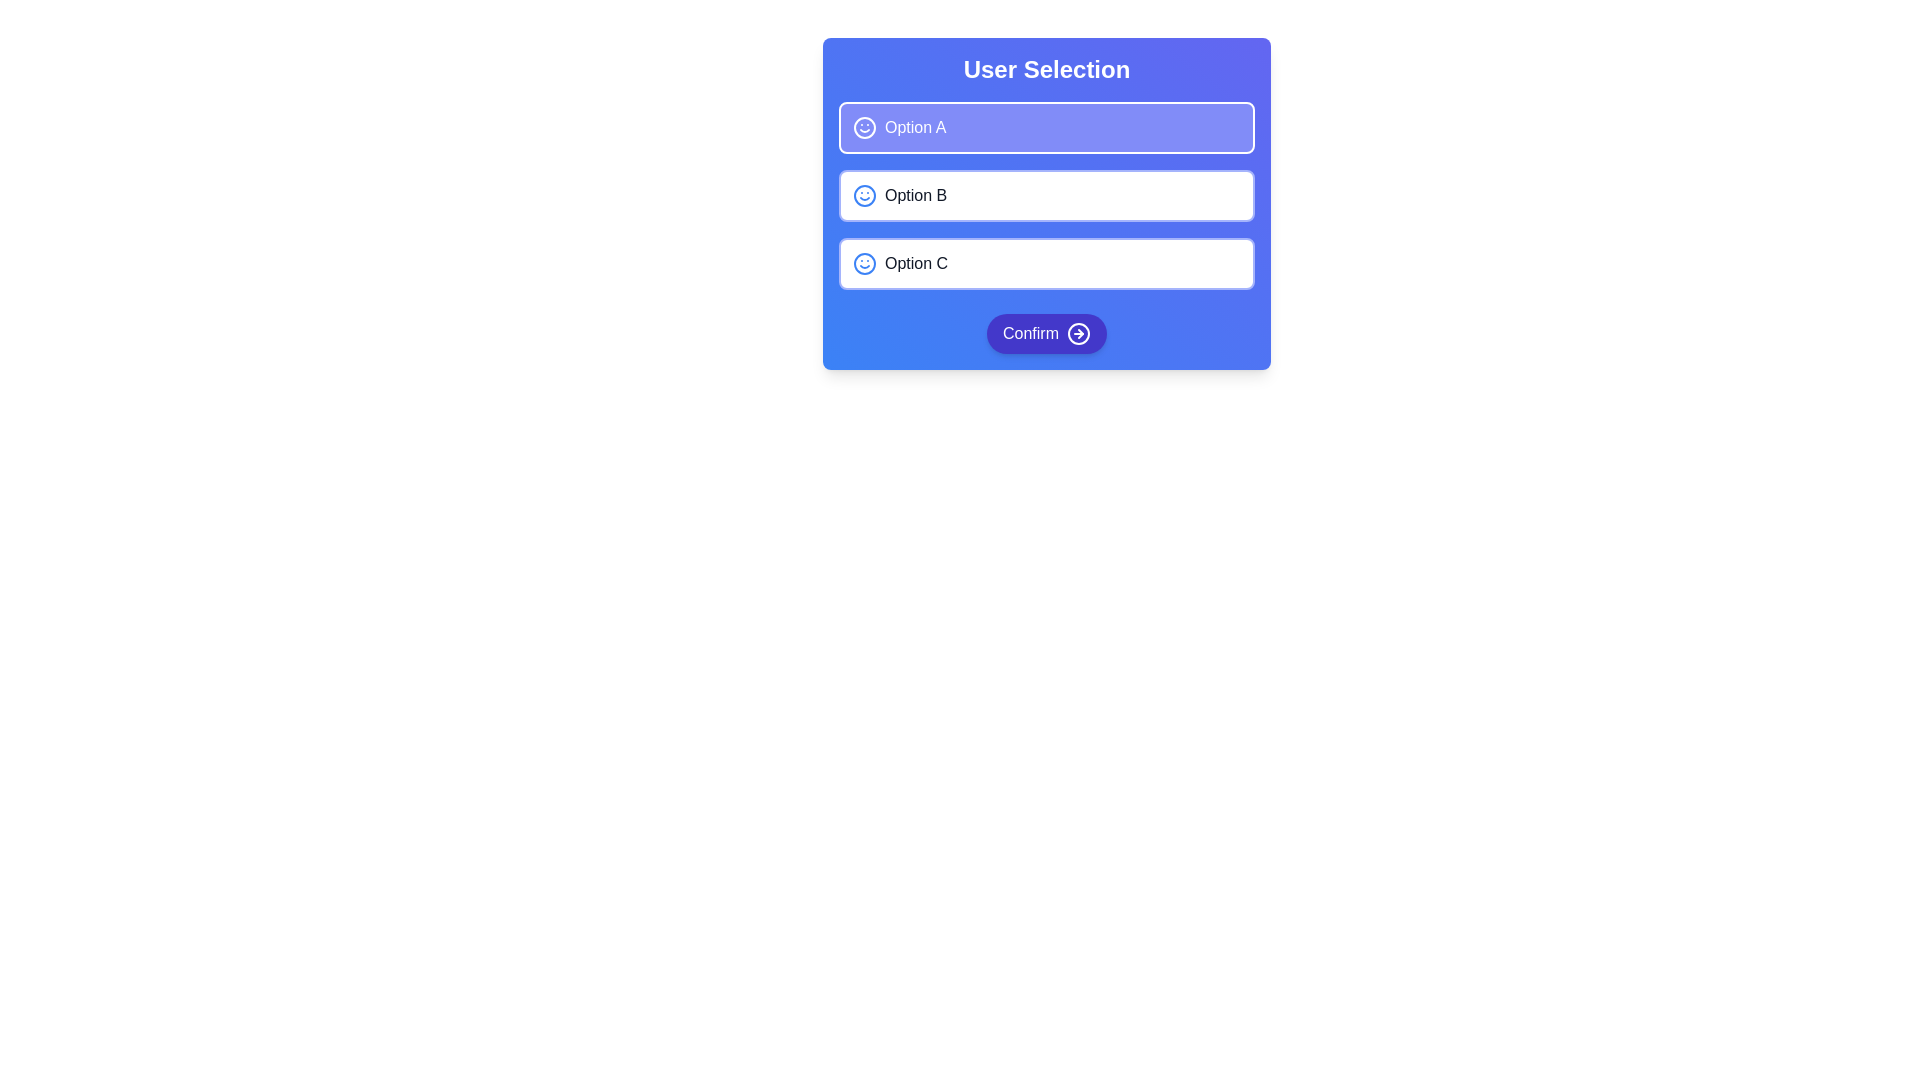 This screenshot has height=1080, width=1920. I want to click on the right-pointing circular icon with a purple-blue background and white outlines, which is part of the 'Confirm' button, so click(1078, 333).